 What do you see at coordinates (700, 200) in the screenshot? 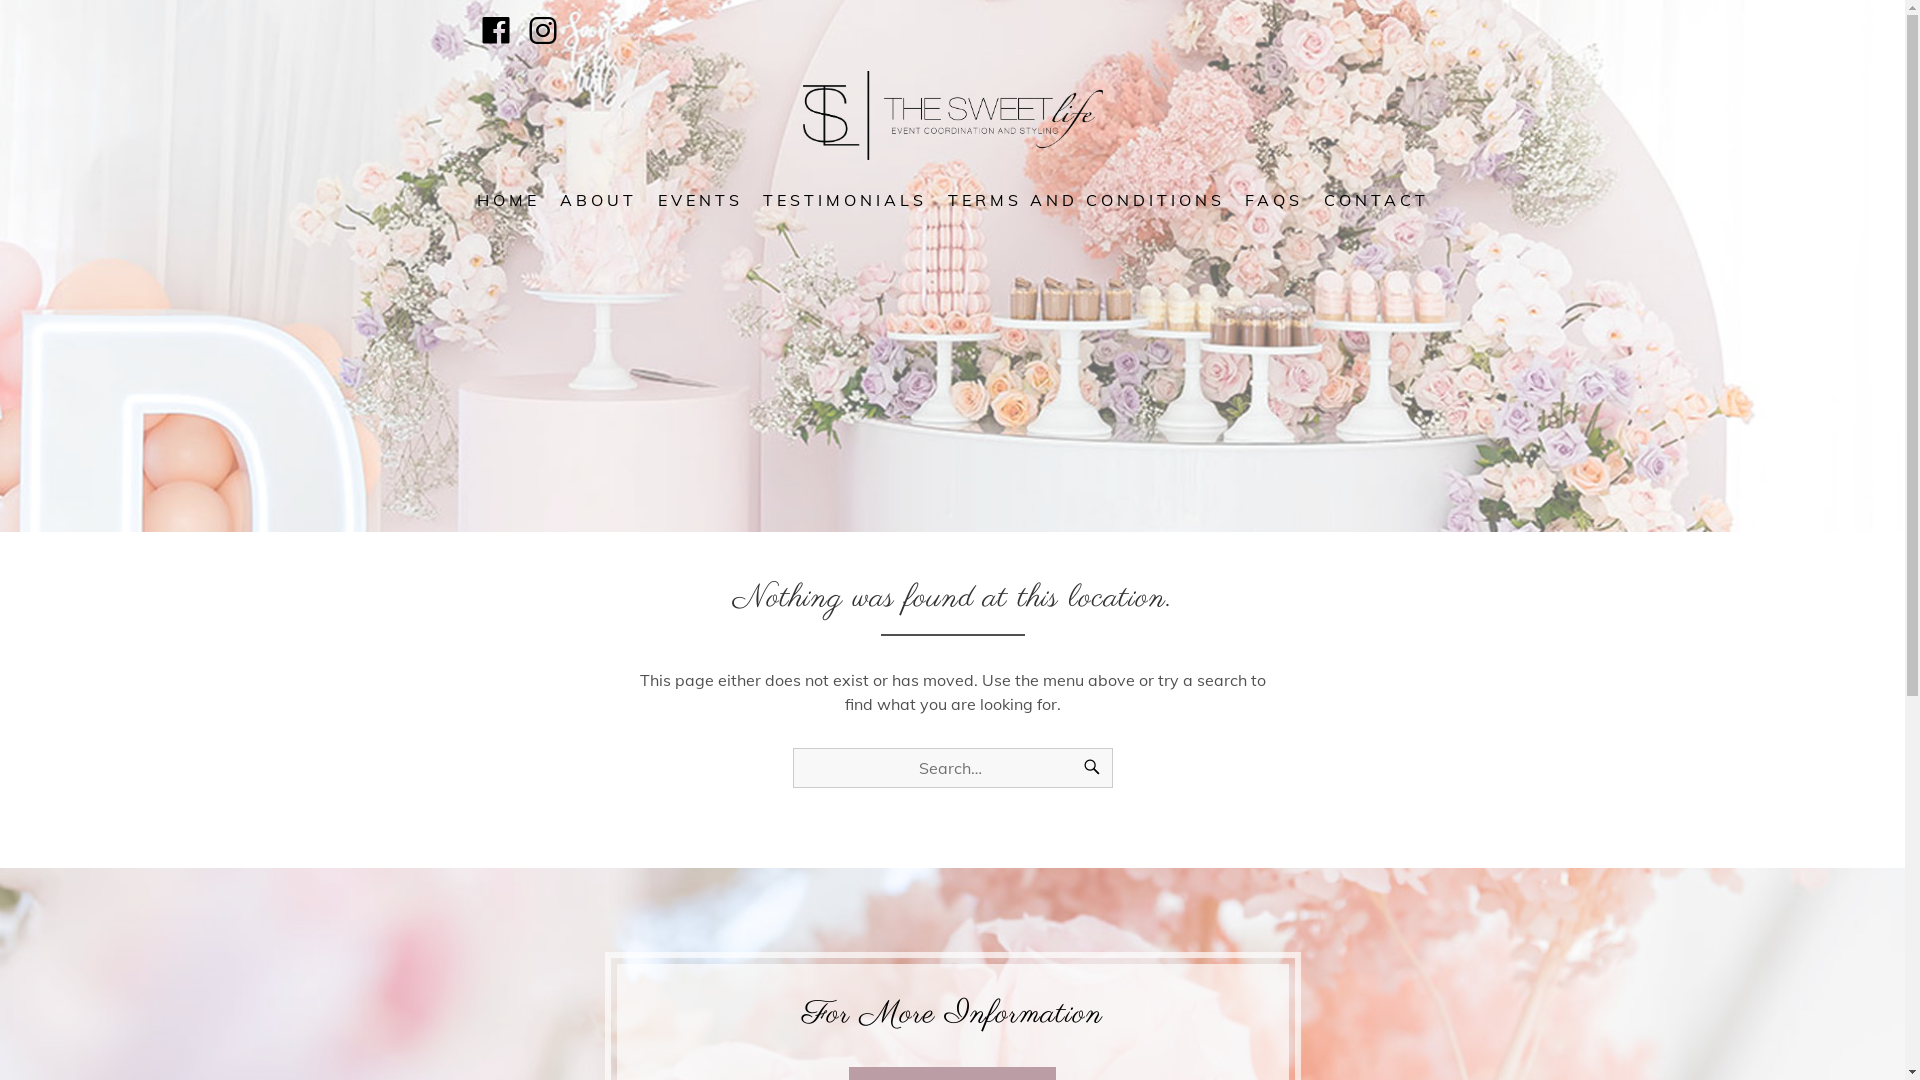
I see `'EVENTS'` at bounding box center [700, 200].